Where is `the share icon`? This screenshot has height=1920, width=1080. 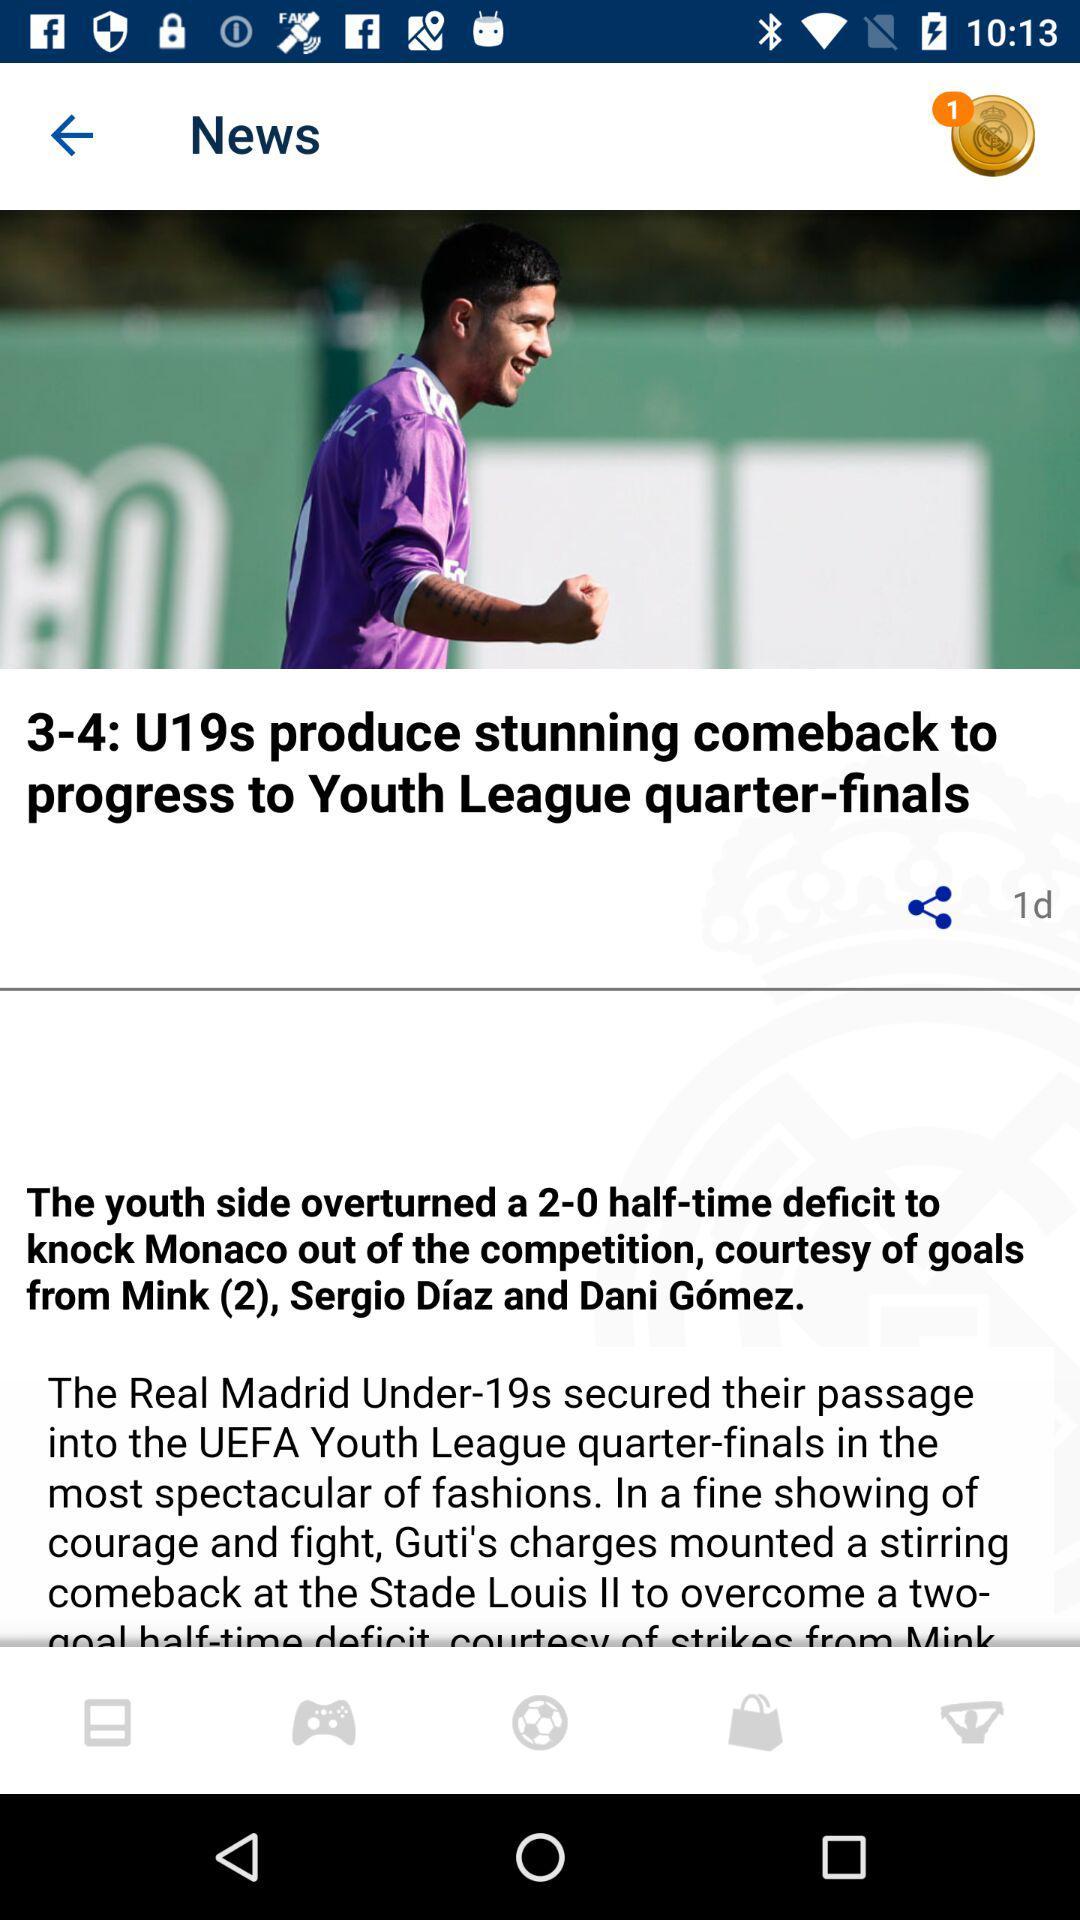
the share icon is located at coordinates (931, 906).